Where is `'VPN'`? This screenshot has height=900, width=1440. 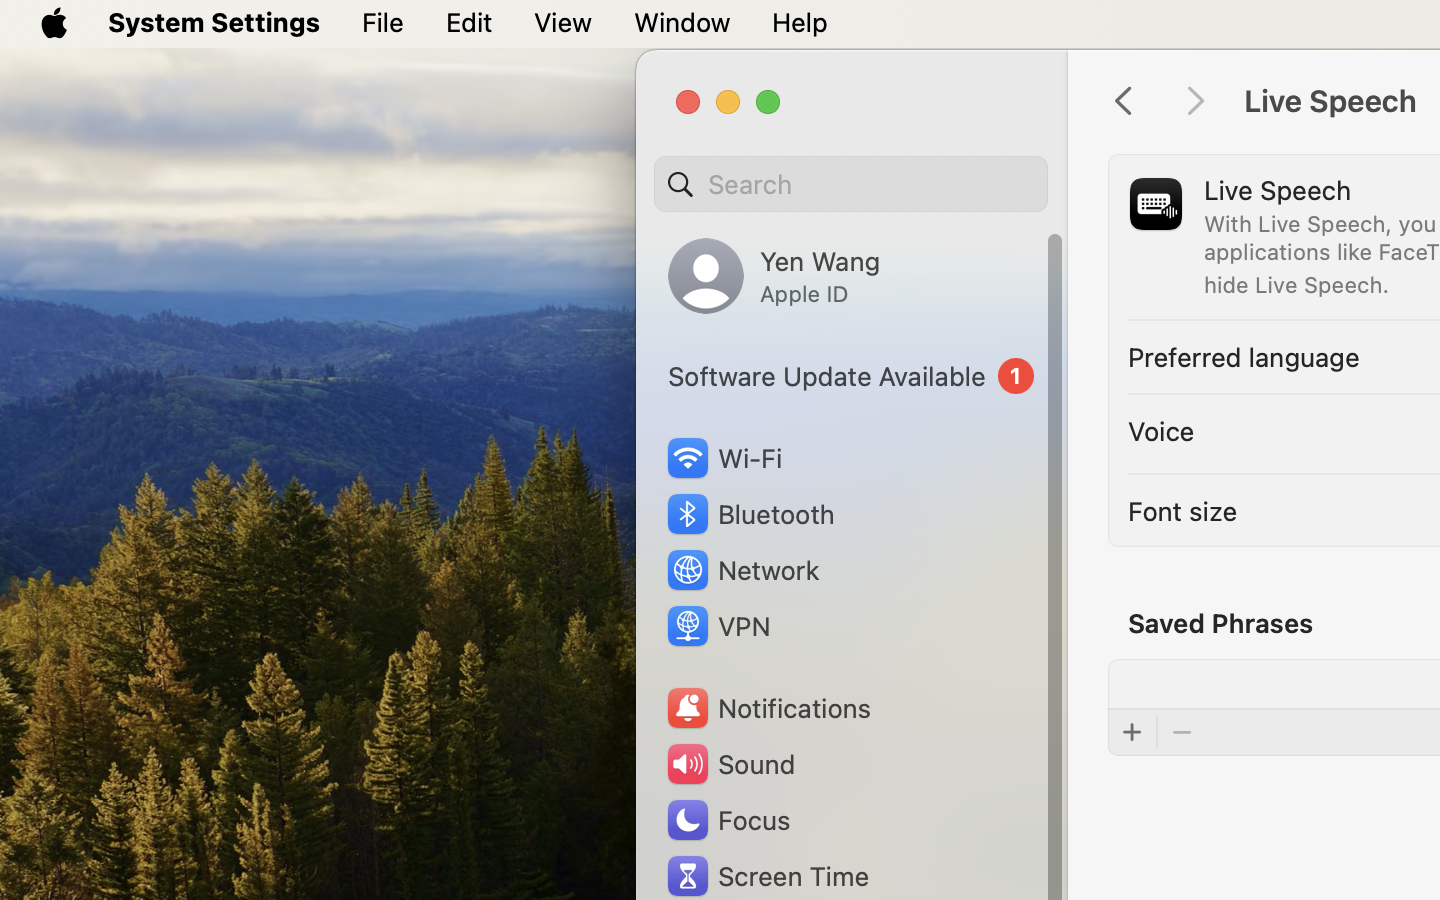 'VPN' is located at coordinates (716, 626).